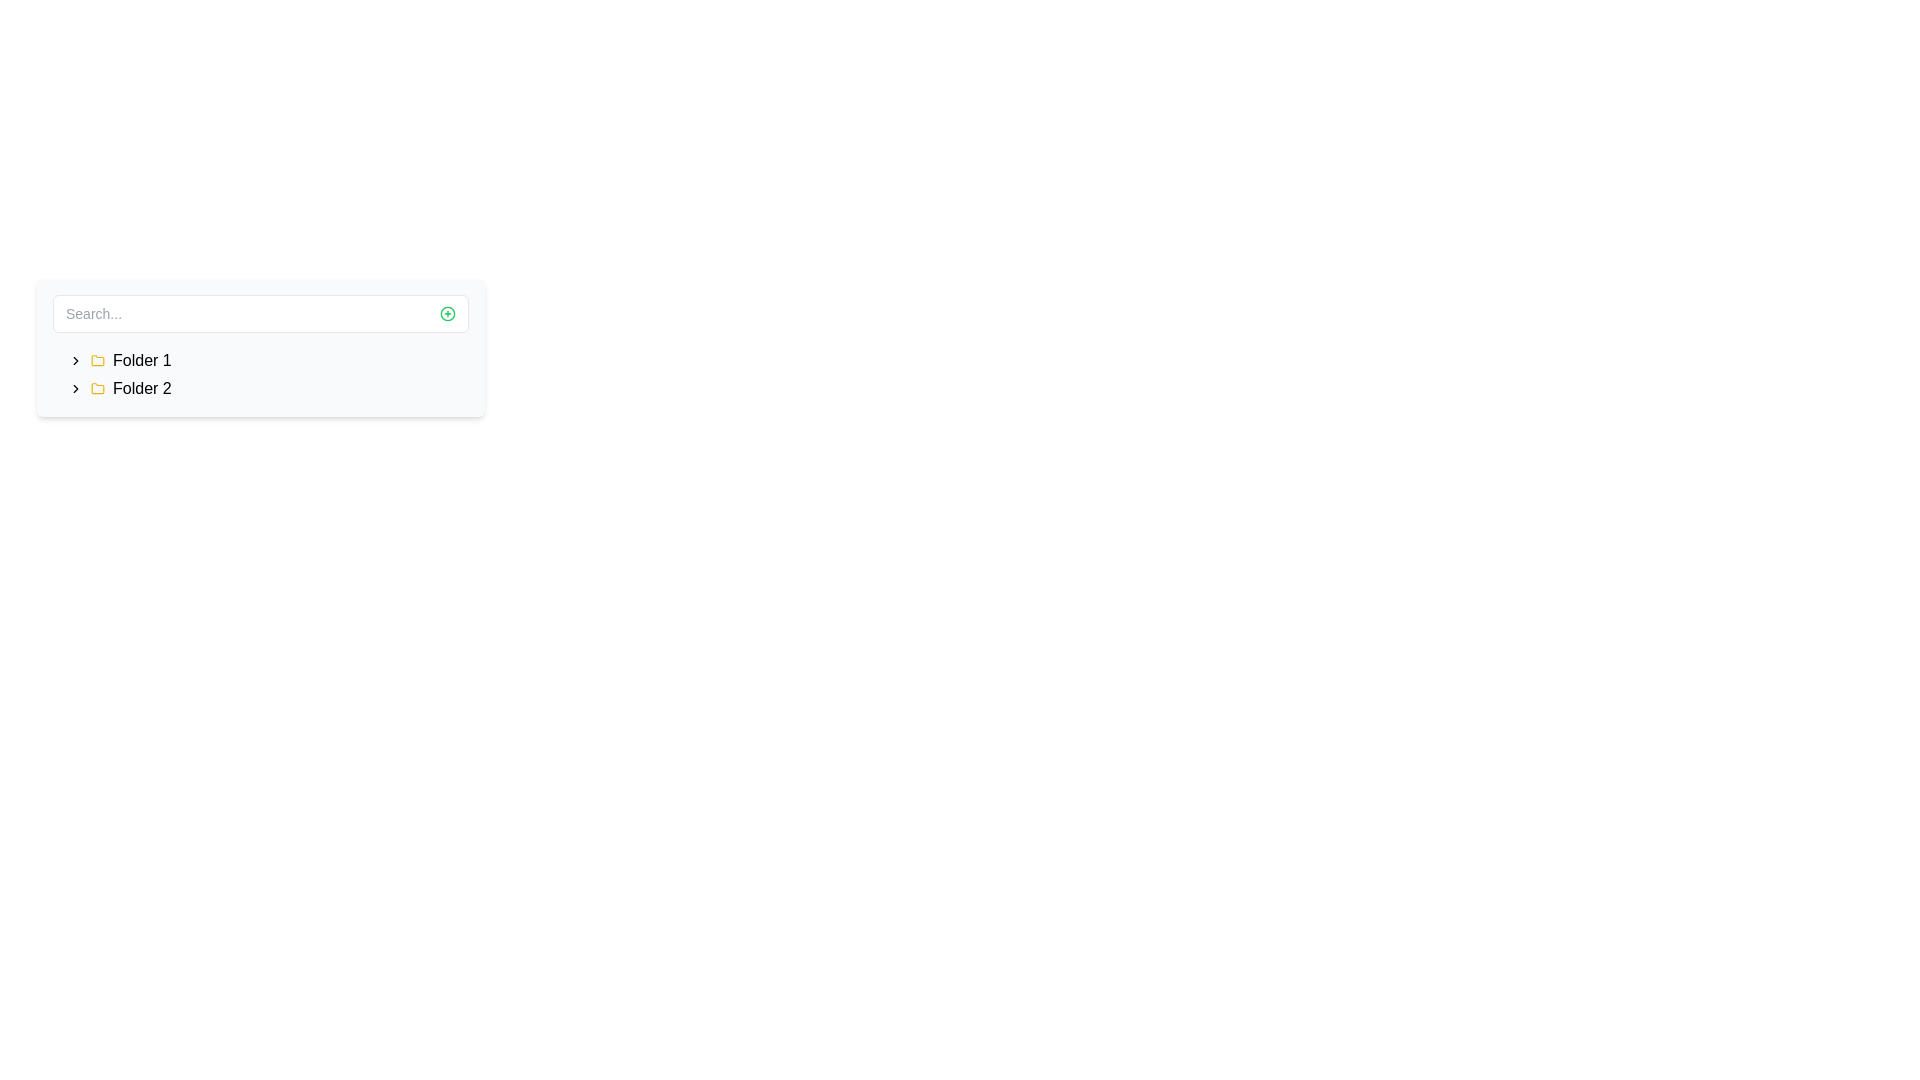 The width and height of the screenshot is (1920, 1080). I want to click on the 'Folder 1' text label, so click(141, 361).